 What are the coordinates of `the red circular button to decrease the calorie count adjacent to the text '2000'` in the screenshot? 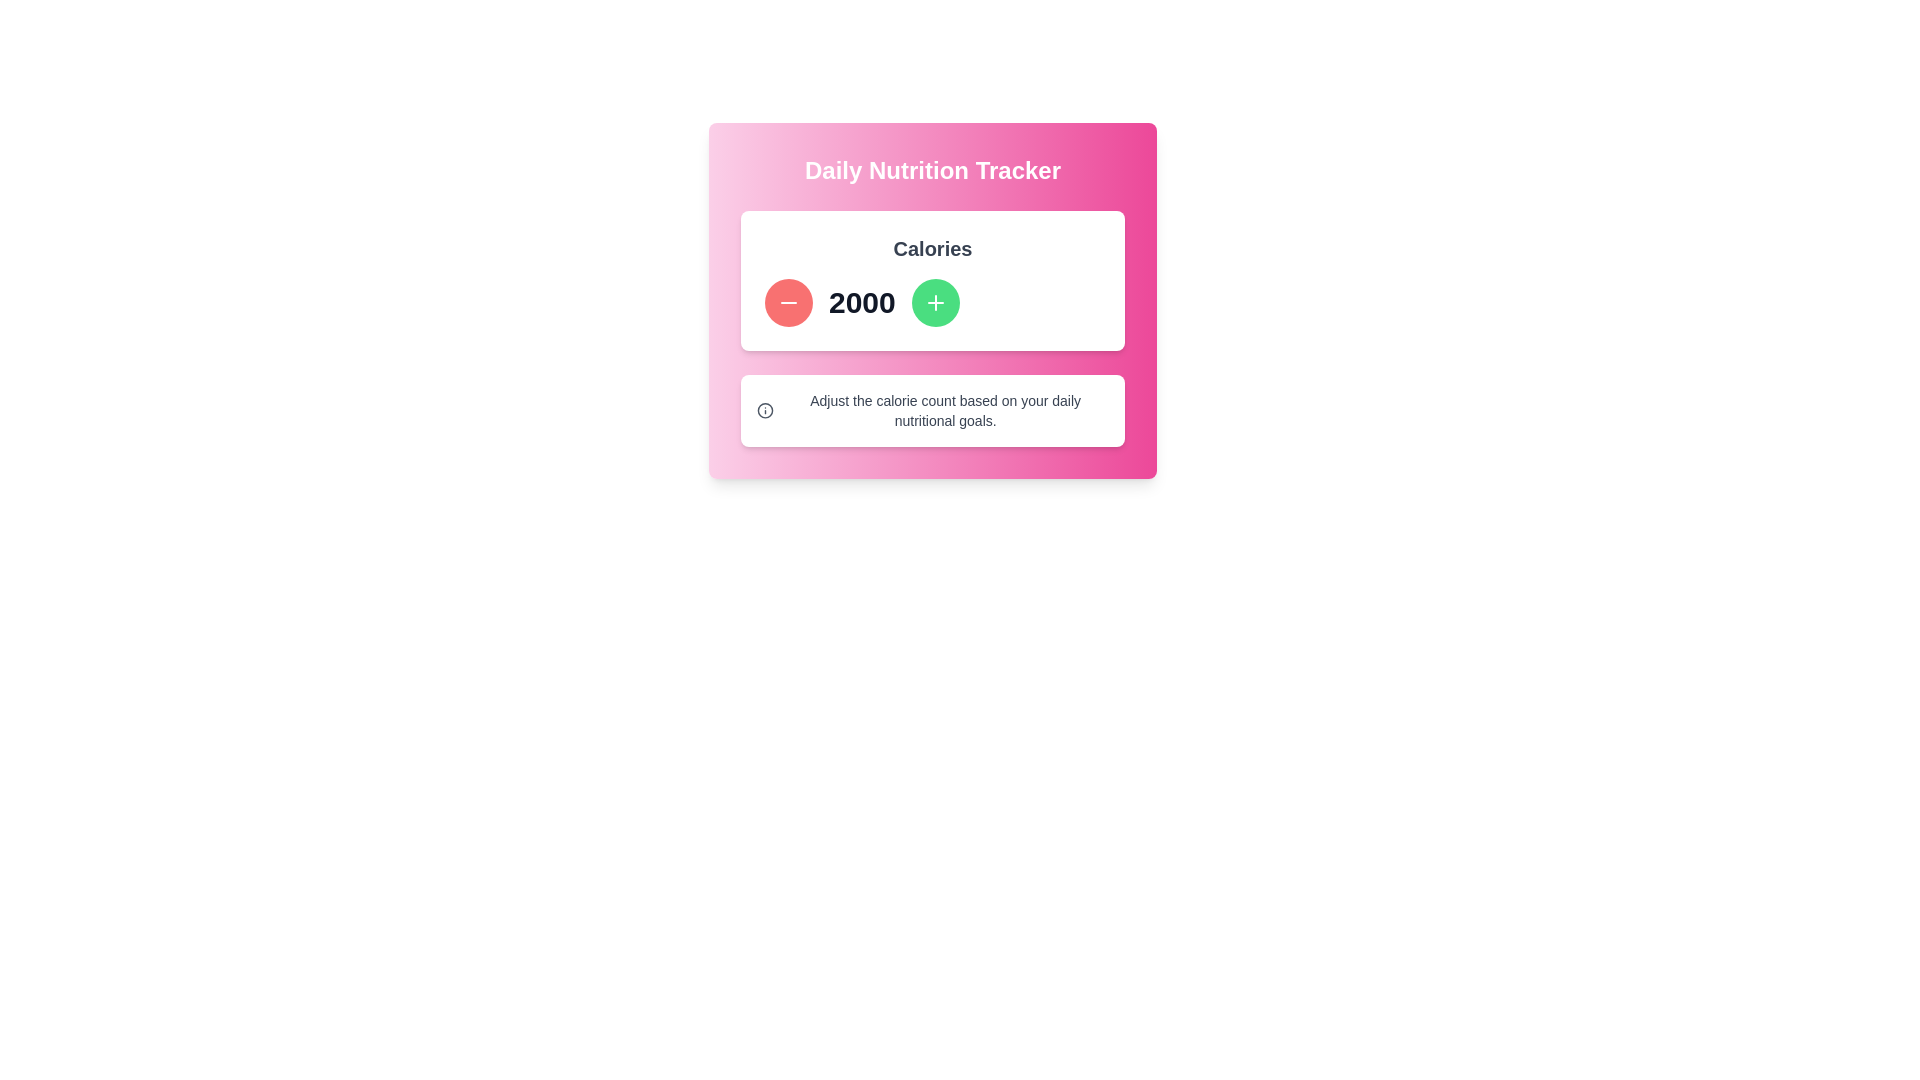 It's located at (787, 303).